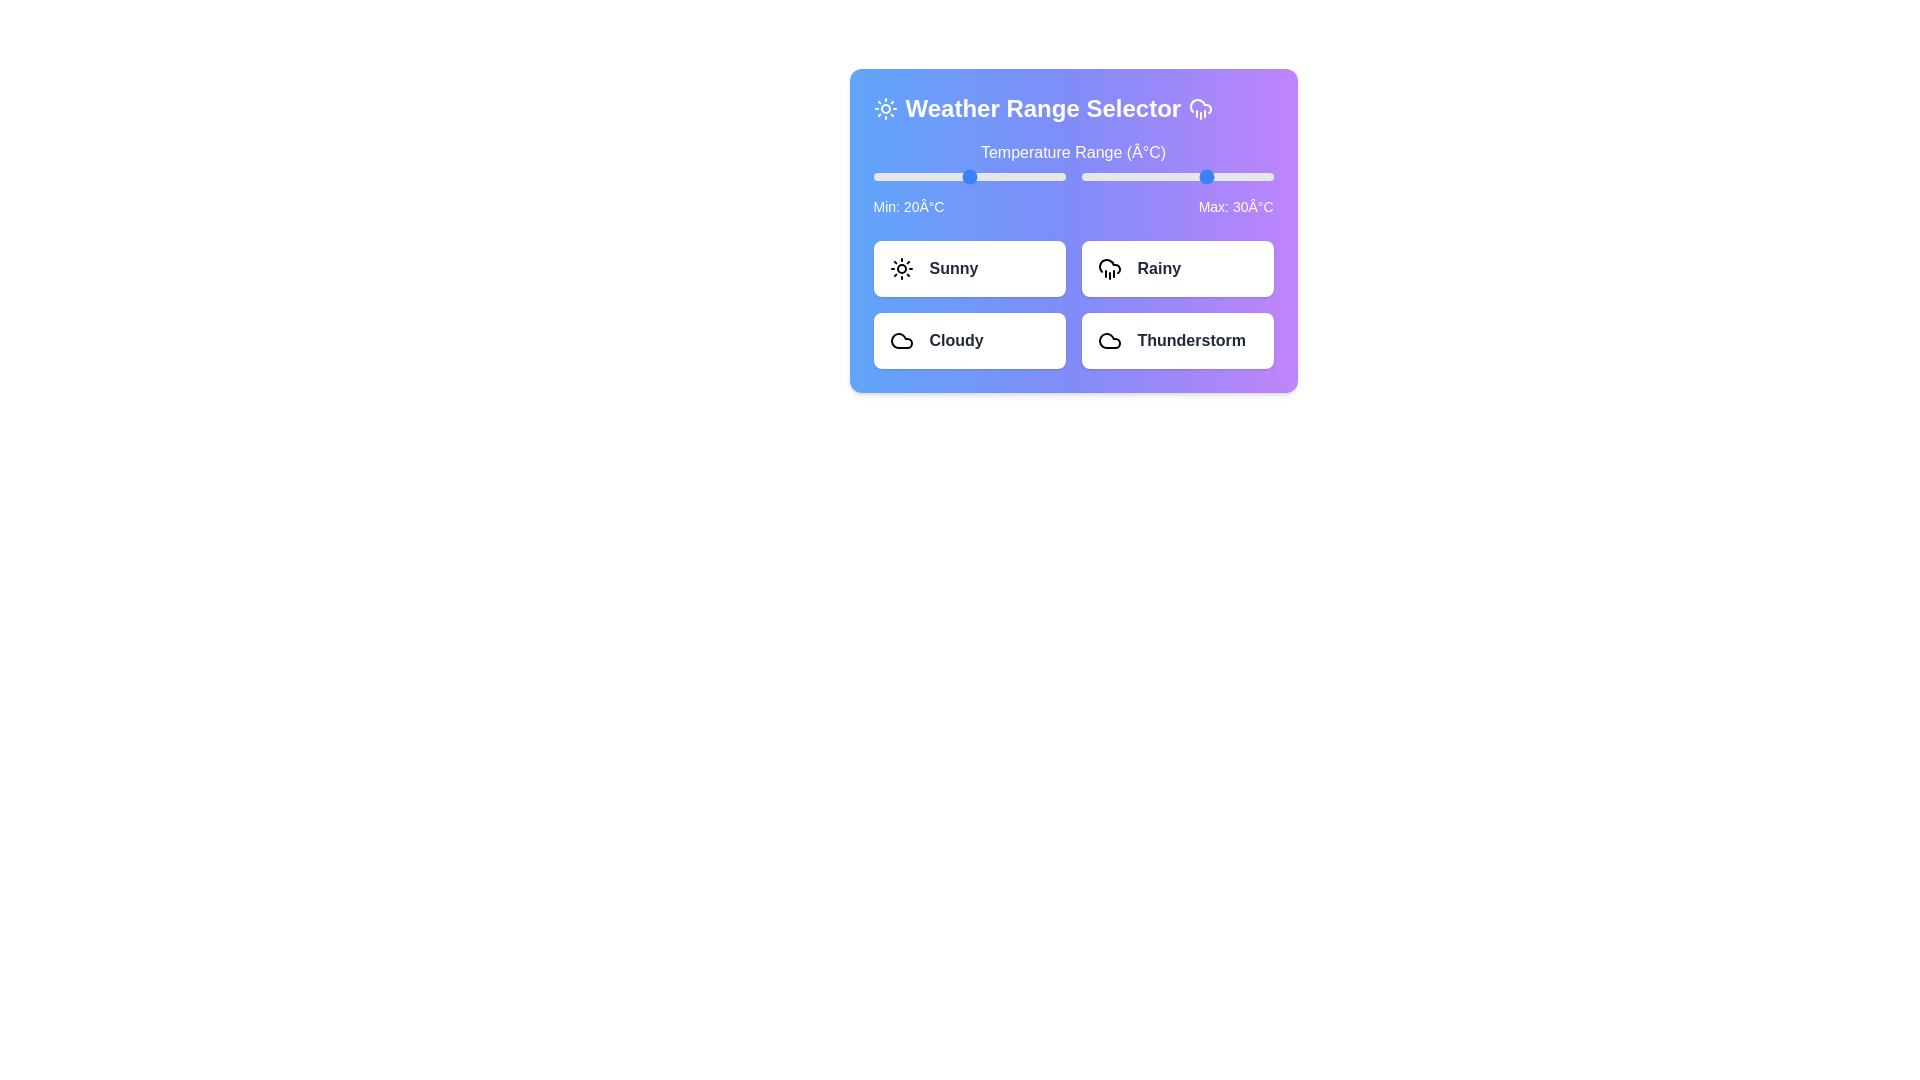  Describe the element at coordinates (1177, 268) in the screenshot. I see `the 'Rainy' weather condition button` at that location.